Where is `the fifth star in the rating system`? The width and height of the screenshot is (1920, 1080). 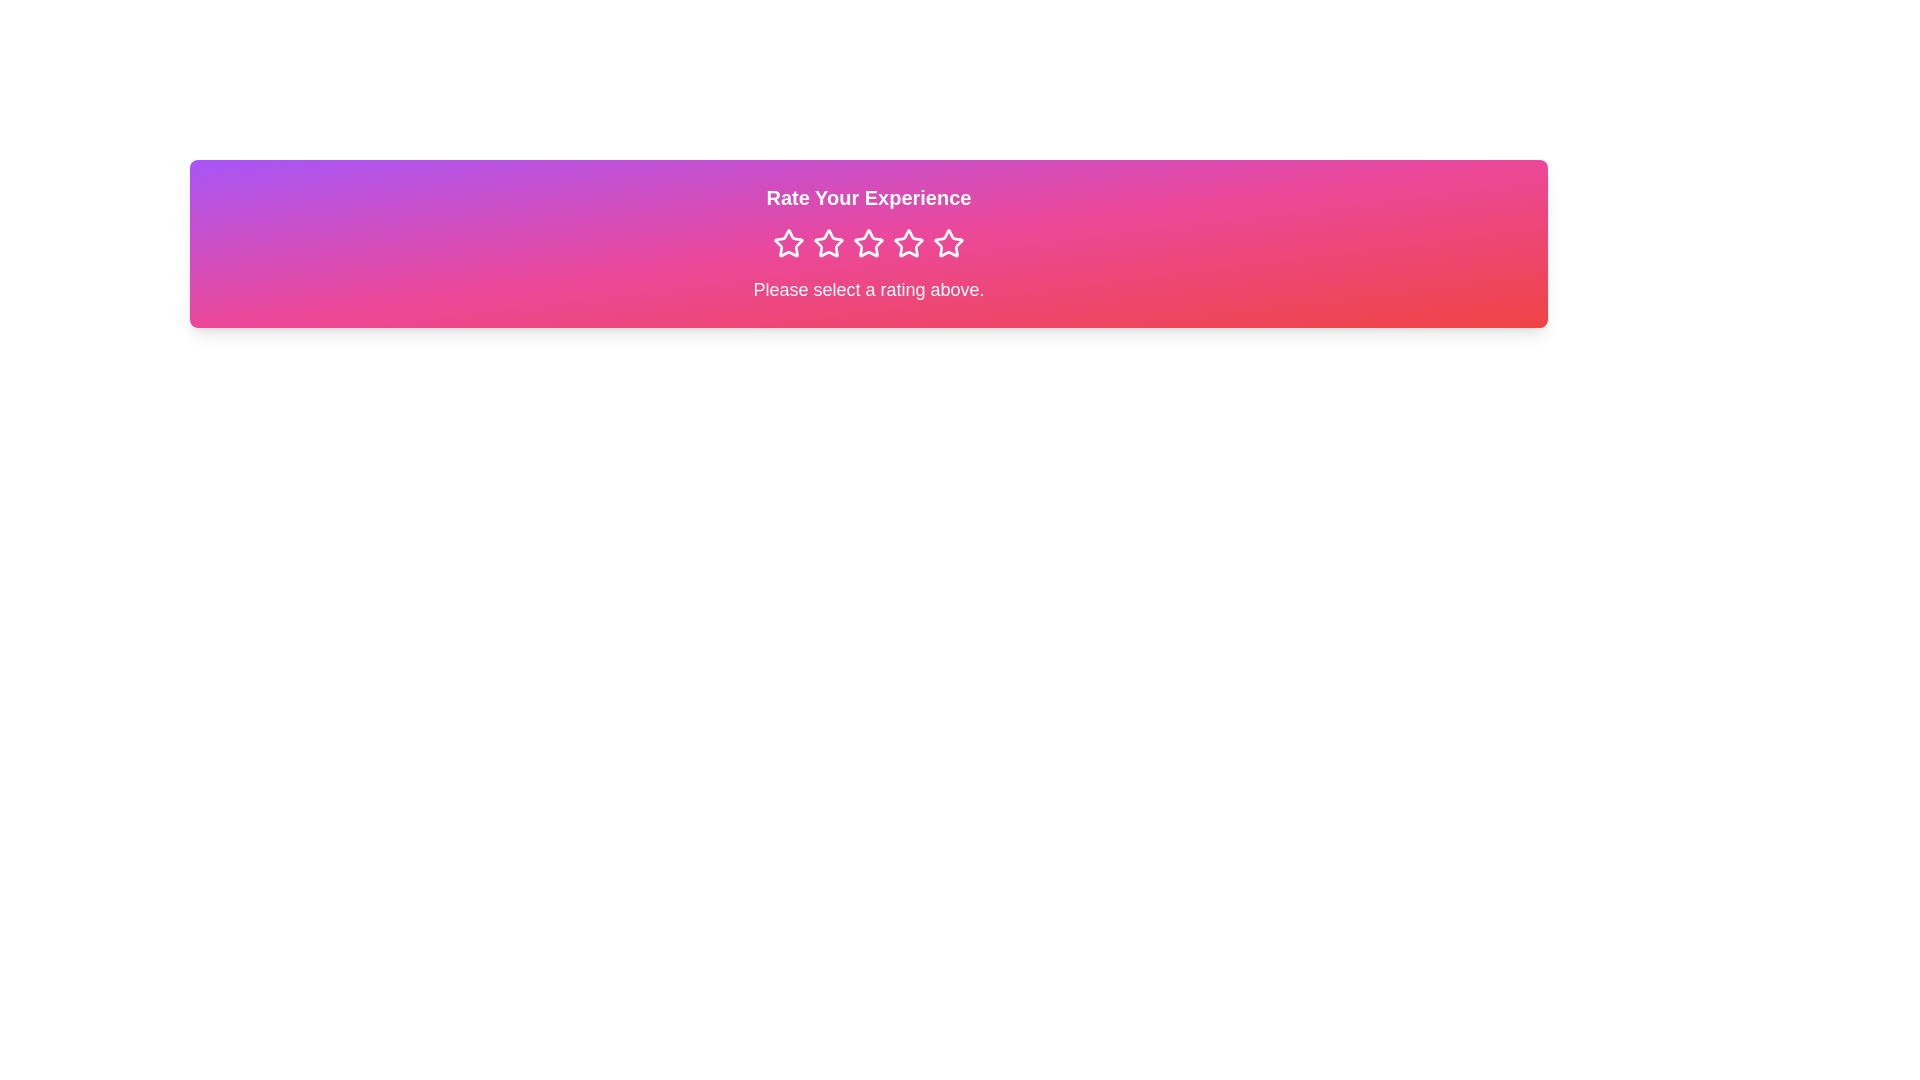
the fifth star in the rating system is located at coordinates (948, 242).